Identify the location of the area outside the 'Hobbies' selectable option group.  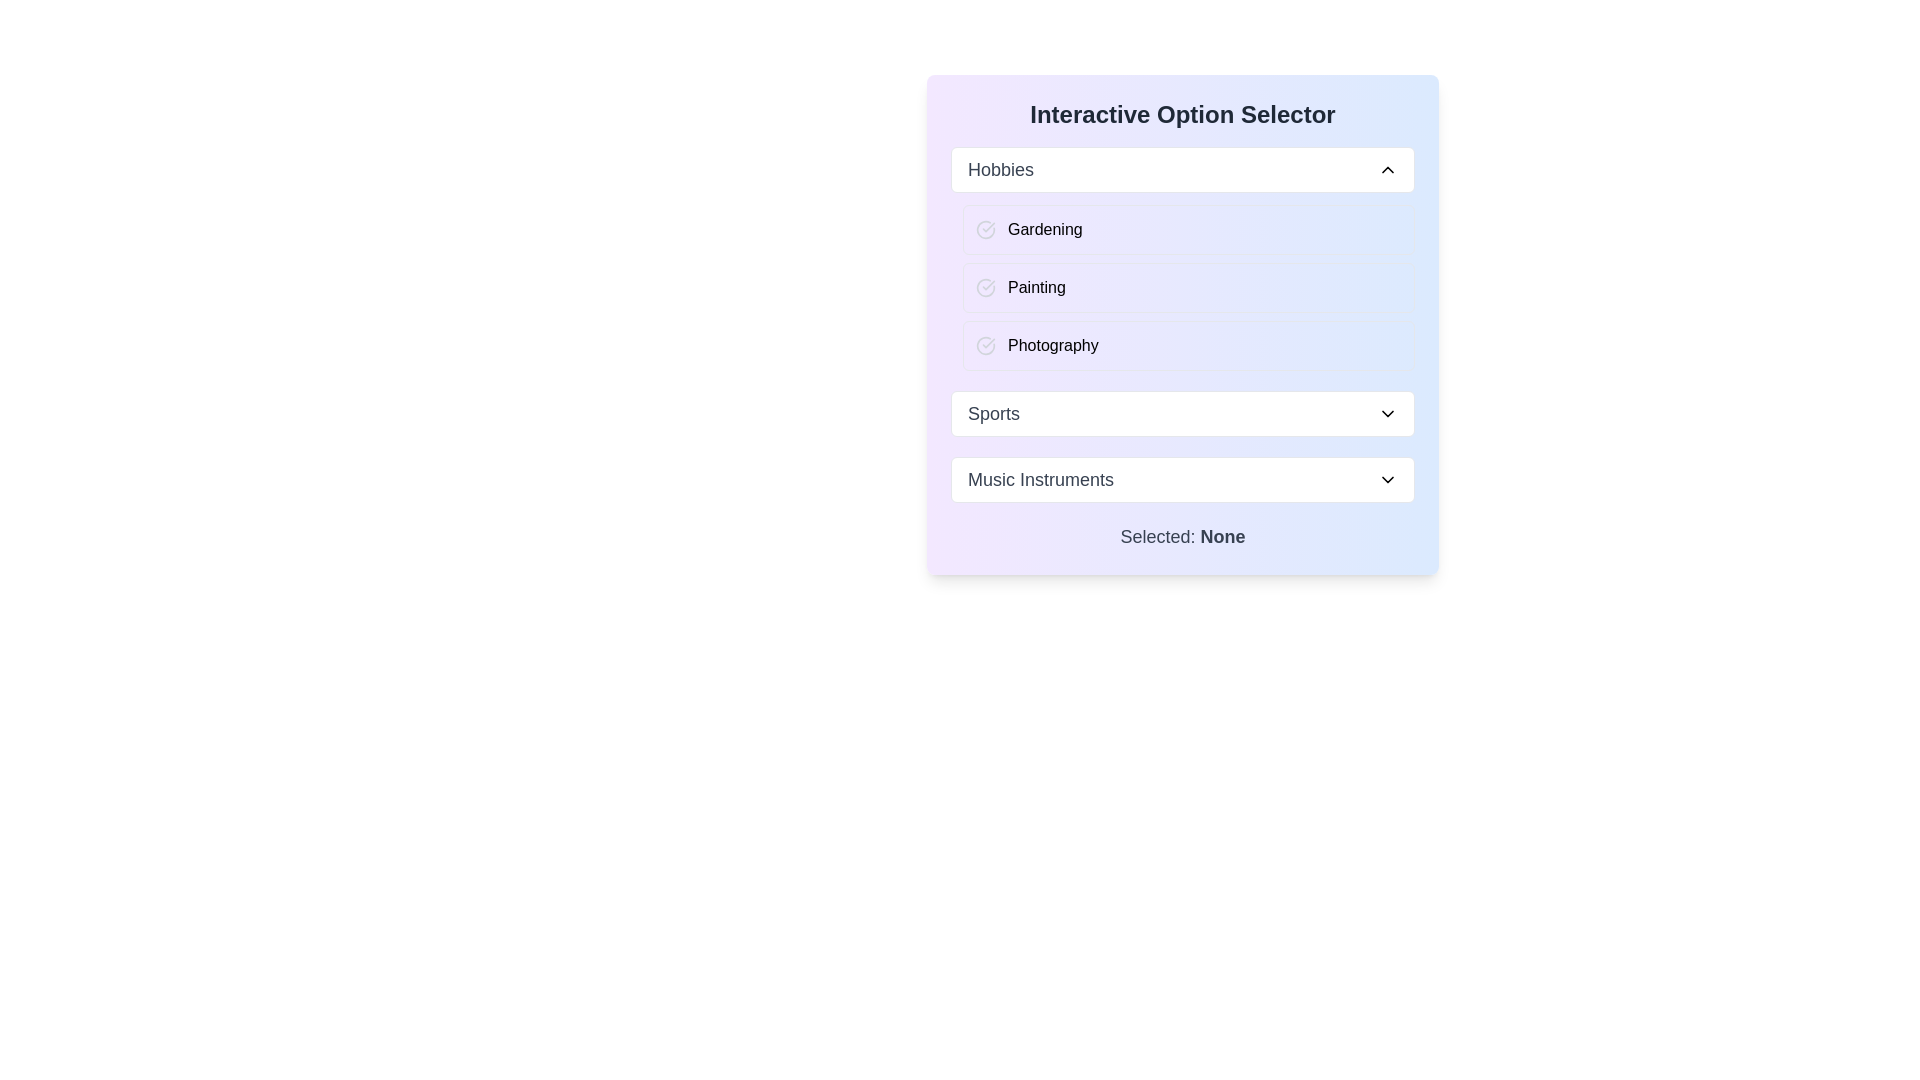
(1182, 257).